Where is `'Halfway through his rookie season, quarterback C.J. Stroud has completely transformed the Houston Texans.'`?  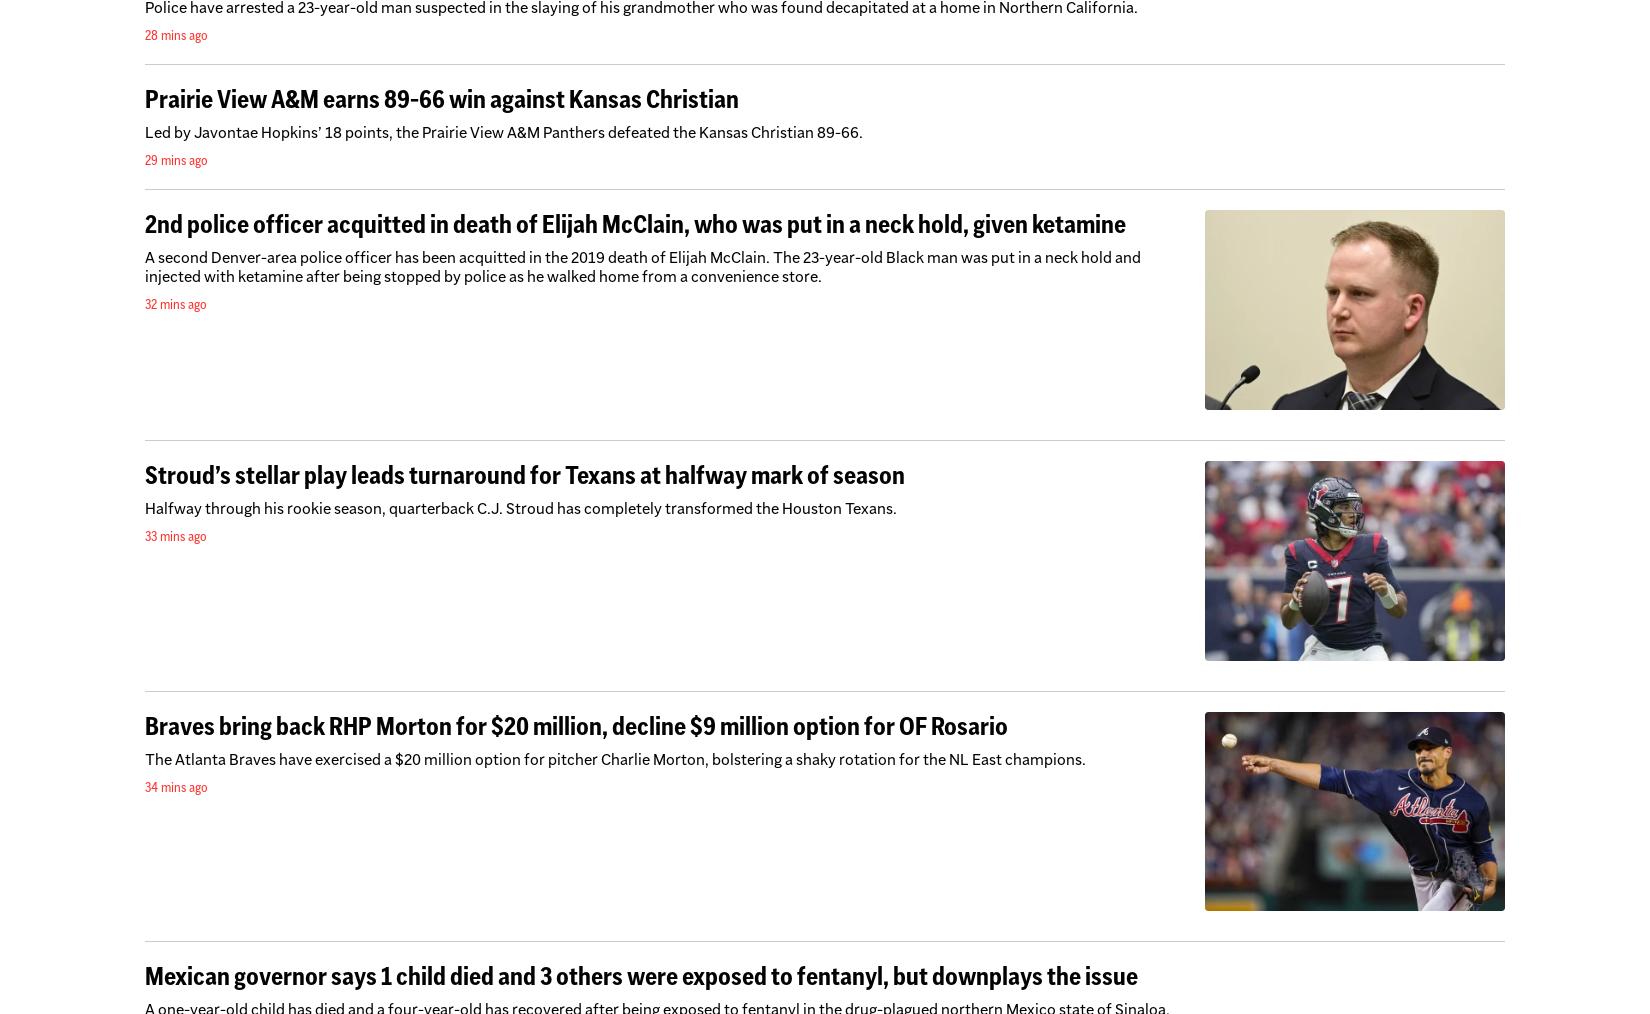 'Halfway through his rookie season, quarterback C.J. Stroud has completely transformed the Houston Texans.' is located at coordinates (520, 507).